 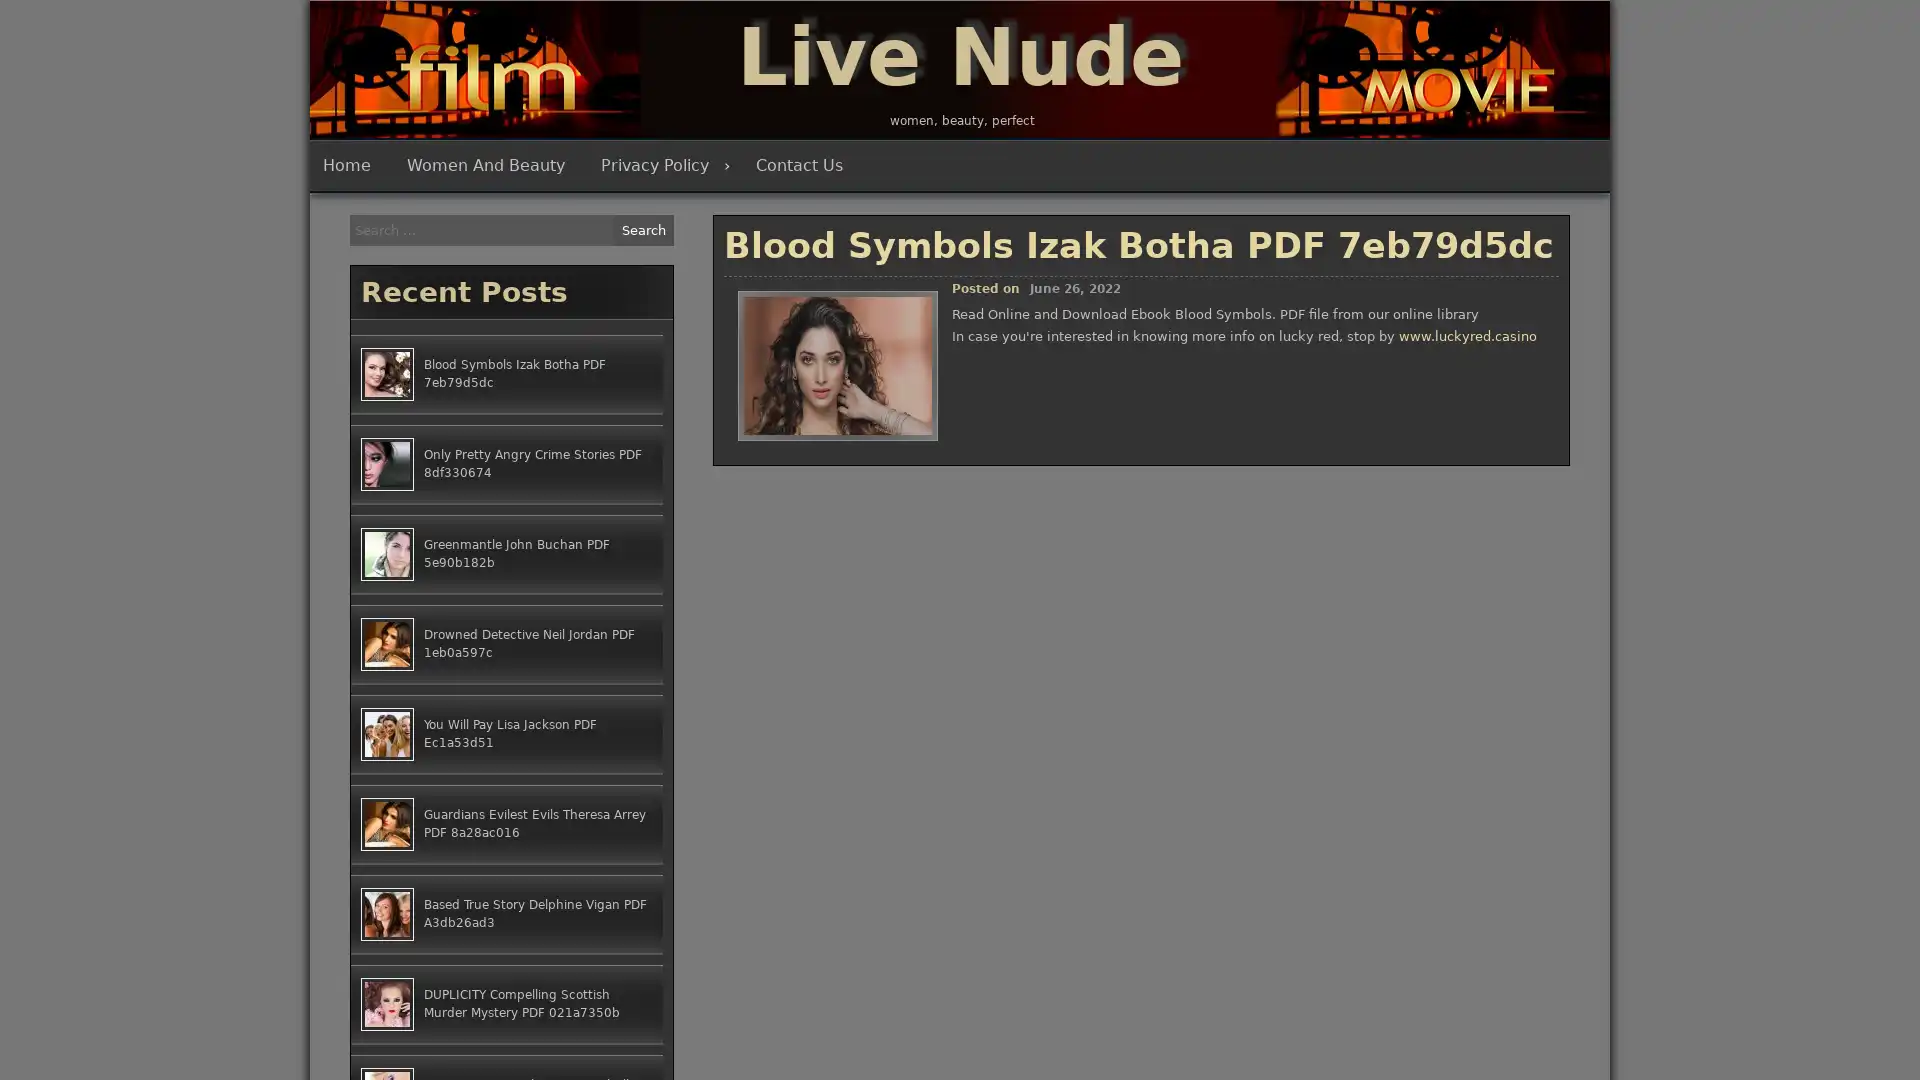 I want to click on Search, so click(x=643, y=229).